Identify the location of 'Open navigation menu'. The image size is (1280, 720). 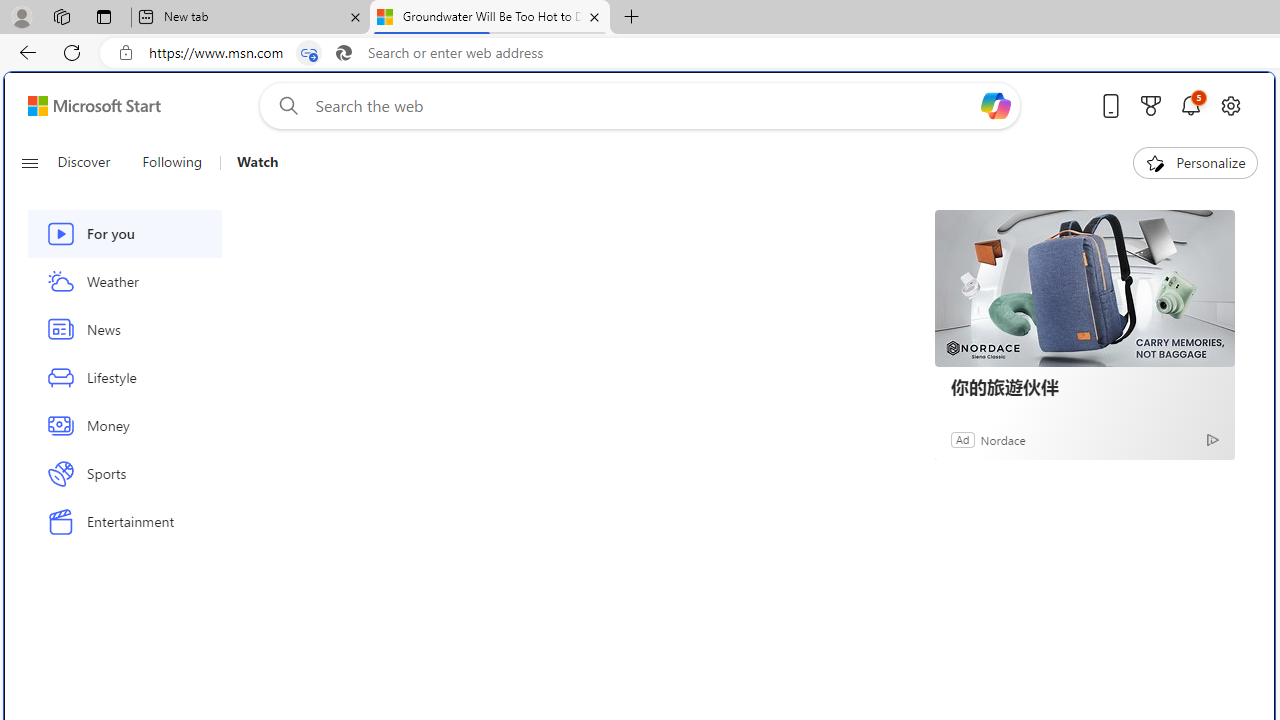
(29, 162).